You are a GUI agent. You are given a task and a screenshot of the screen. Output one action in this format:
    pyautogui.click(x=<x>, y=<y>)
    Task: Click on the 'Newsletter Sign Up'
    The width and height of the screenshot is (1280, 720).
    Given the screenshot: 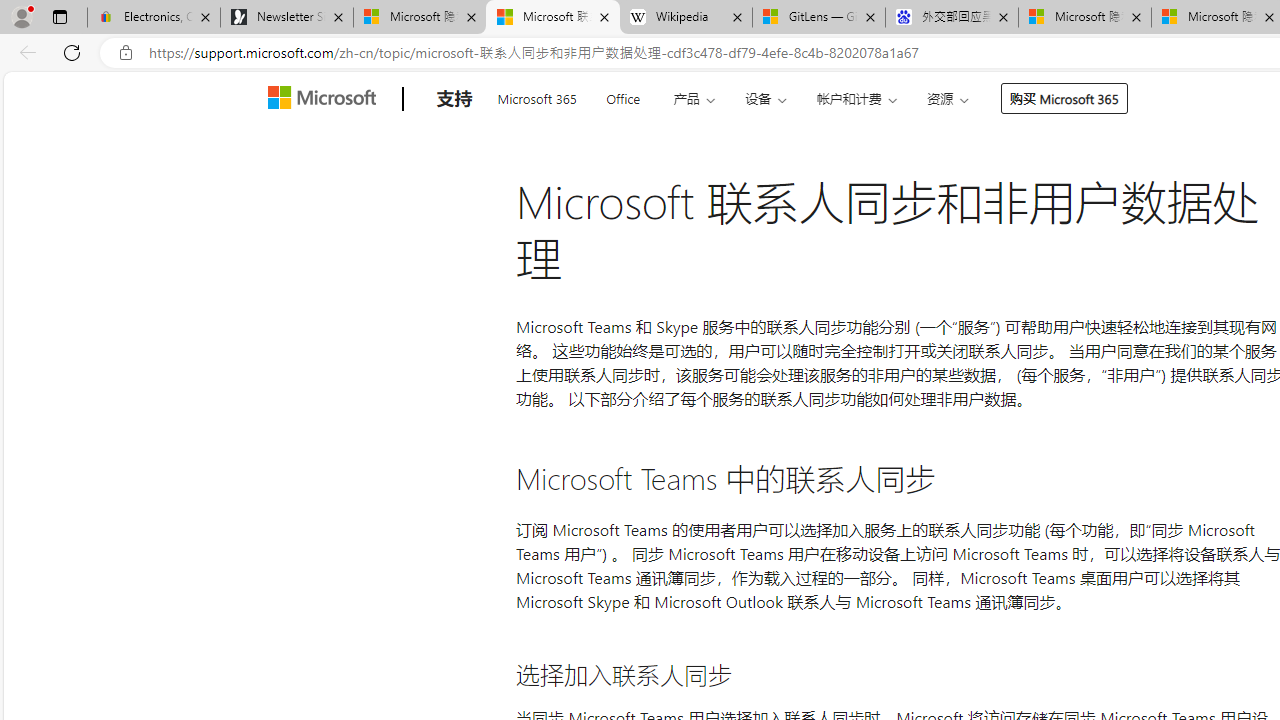 What is the action you would take?
    pyautogui.click(x=286, y=17)
    